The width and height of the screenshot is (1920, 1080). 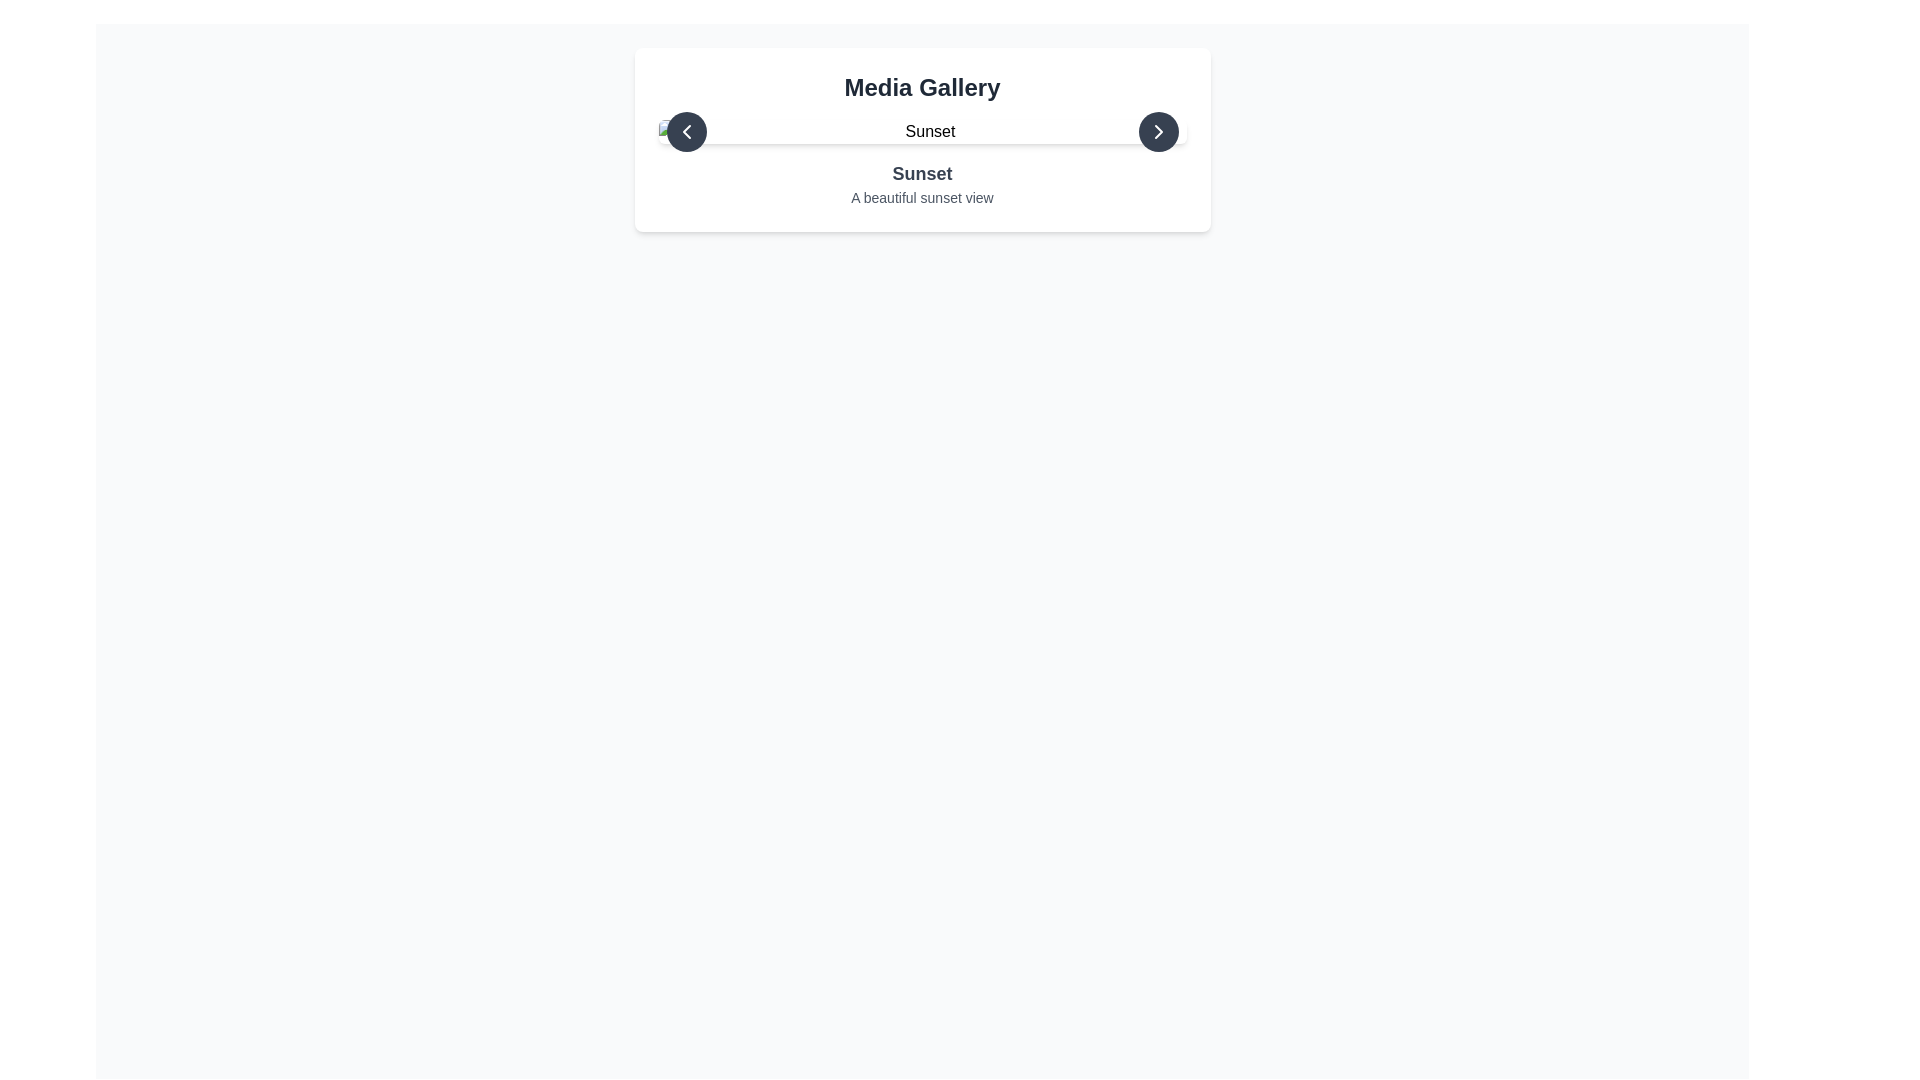 What do you see at coordinates (686, 131) in the screenshot?
I see `the left arrow SVG icon in the upper left region of the 'Media Gallery' card layout, which is part of the left-hand control group for navigating backward within the gallery` at bounding box center [686, 131].